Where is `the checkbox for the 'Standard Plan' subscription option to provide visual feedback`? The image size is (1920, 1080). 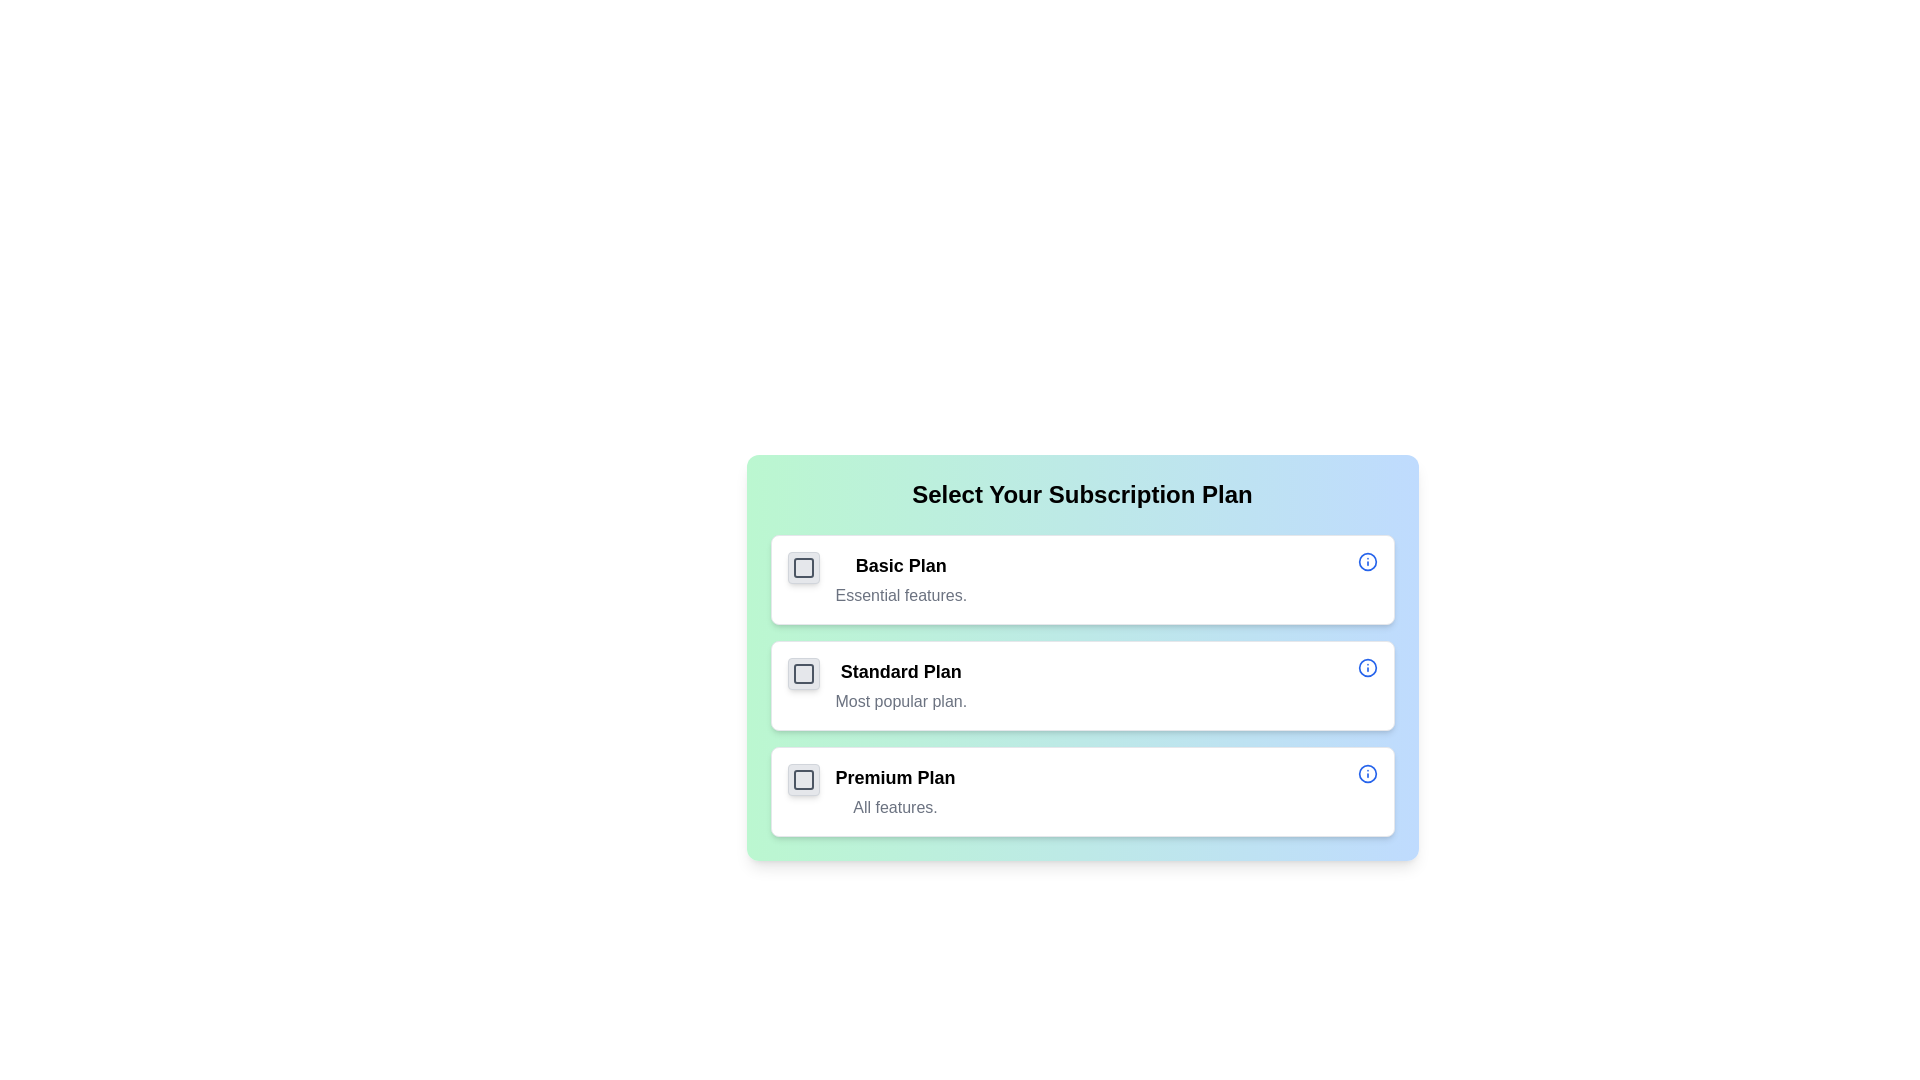 the checkbox for the 'Standard Plan' subscription option to provide visual feedback is located at coordinates (803, 674).